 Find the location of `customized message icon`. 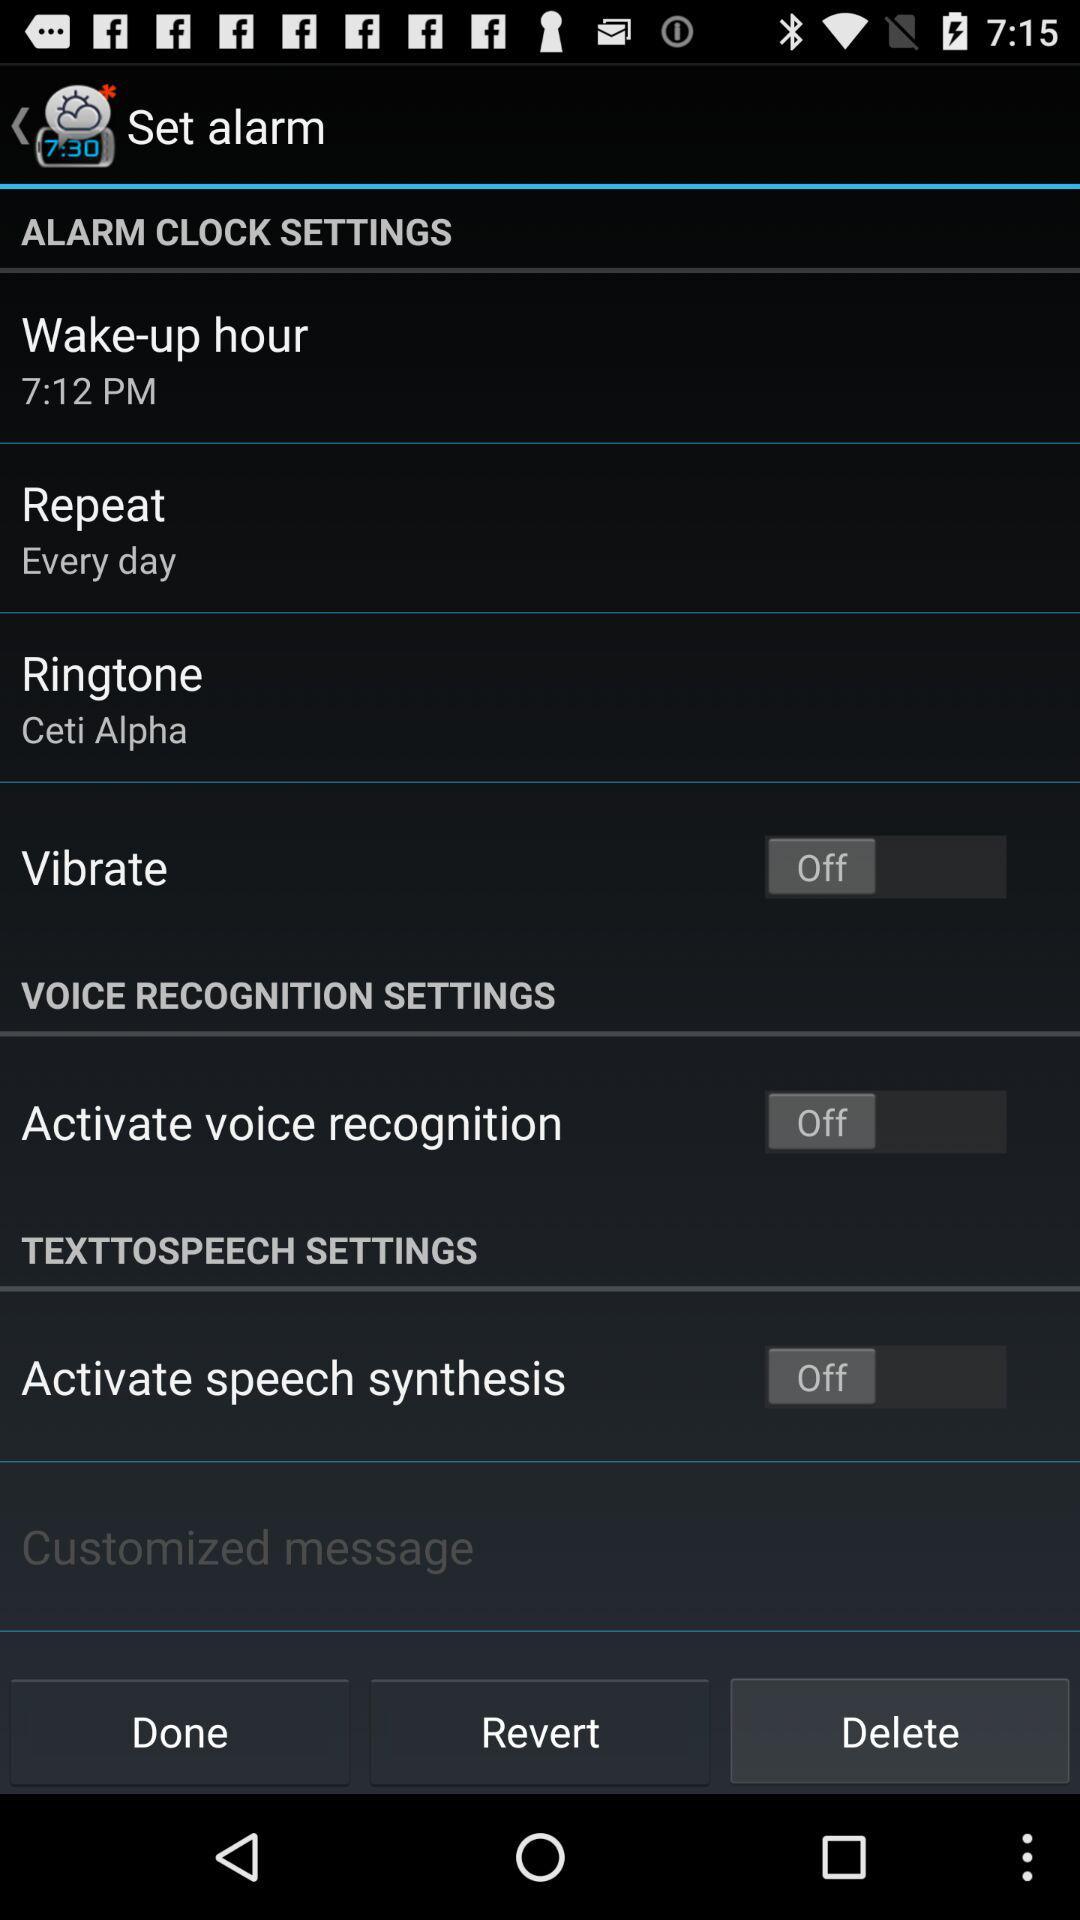

customized message icon is located at coordinates (246, 1545).